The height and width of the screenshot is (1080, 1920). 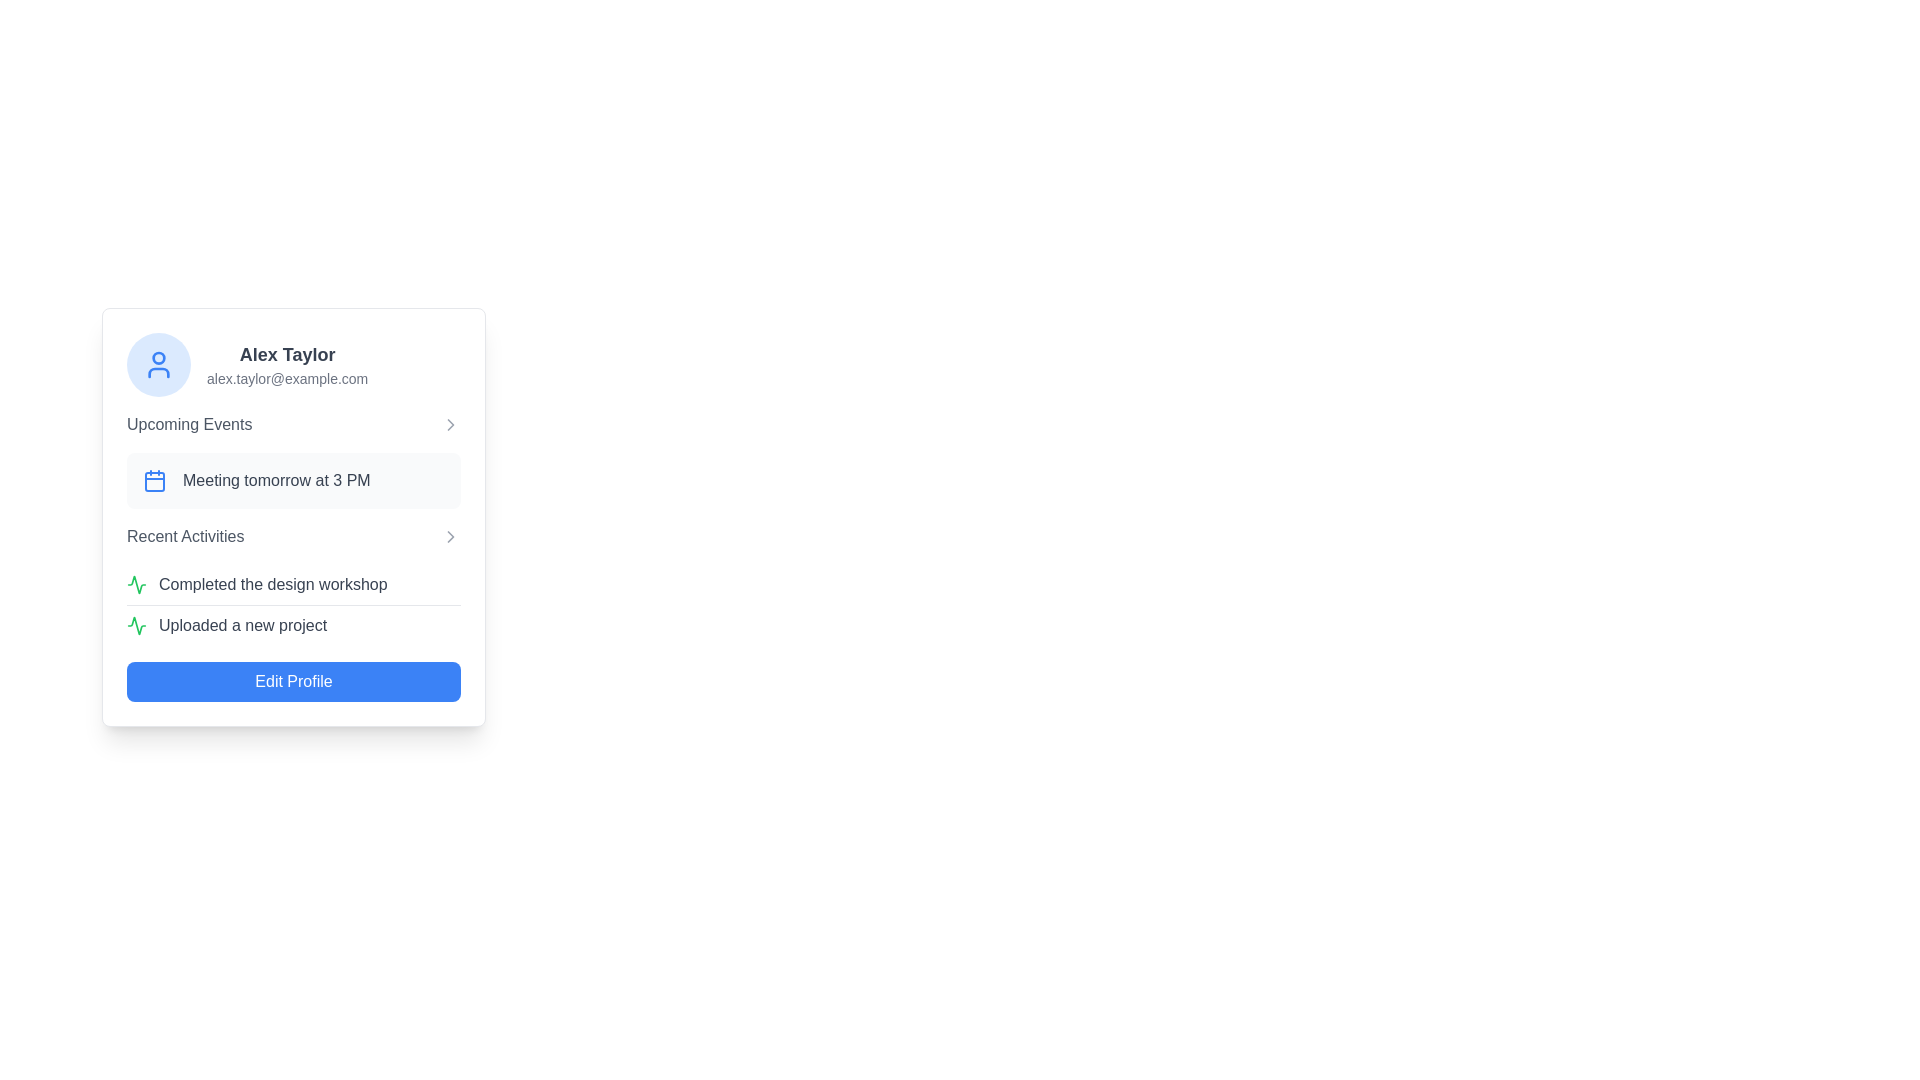 I want to click on the decorative circular element with a blue border and white fill located at the top of the user avatar on the profile card, so click(x=157, y=357).